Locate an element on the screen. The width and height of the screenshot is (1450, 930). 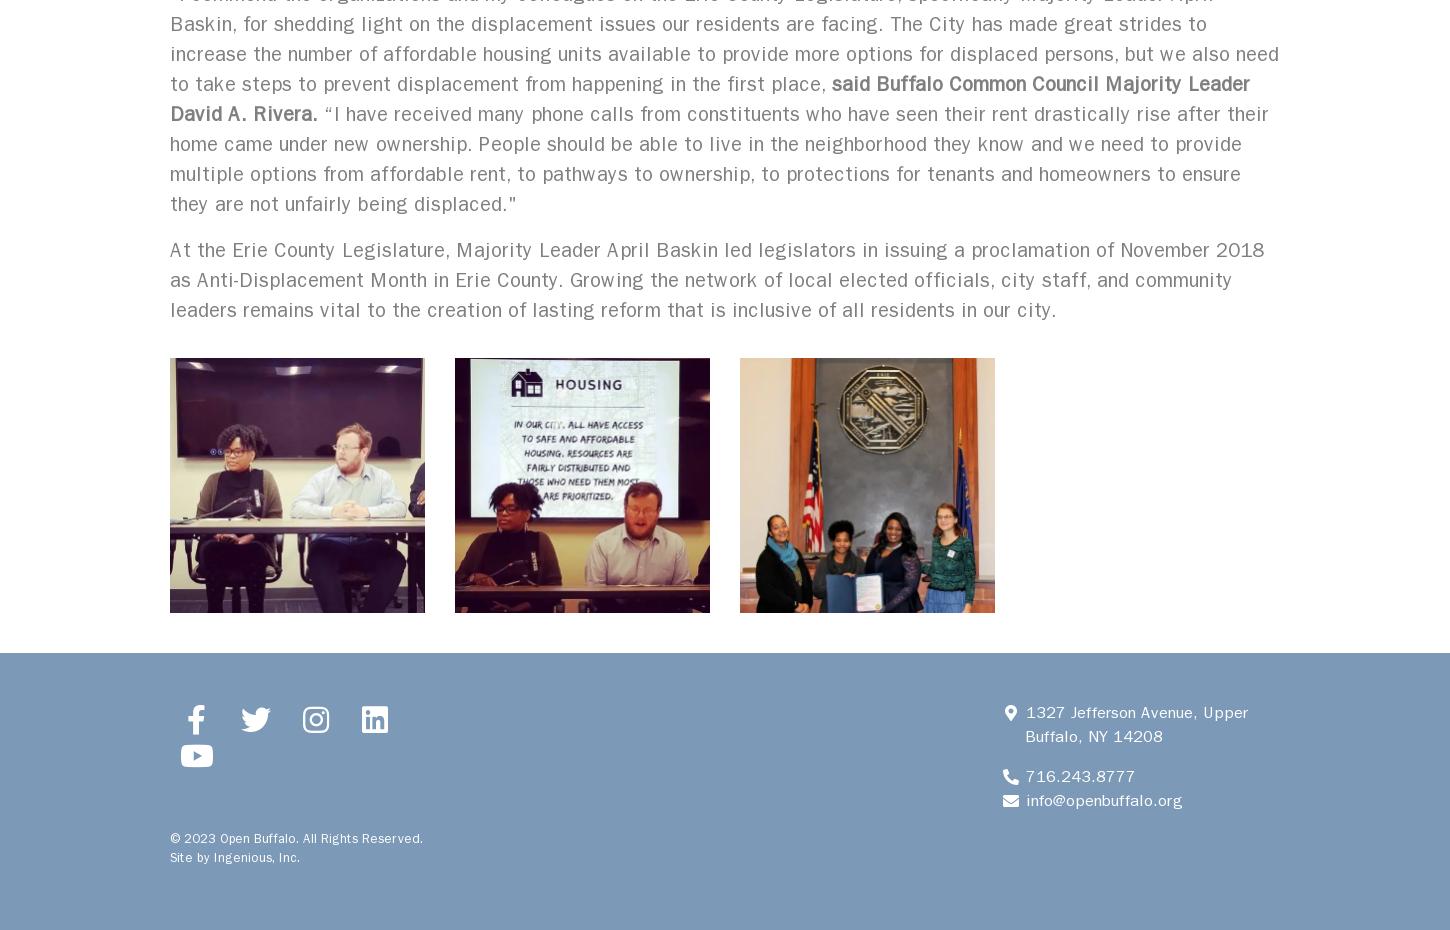
'Ingenious, Inc.' is located at coordinates (256, 857).